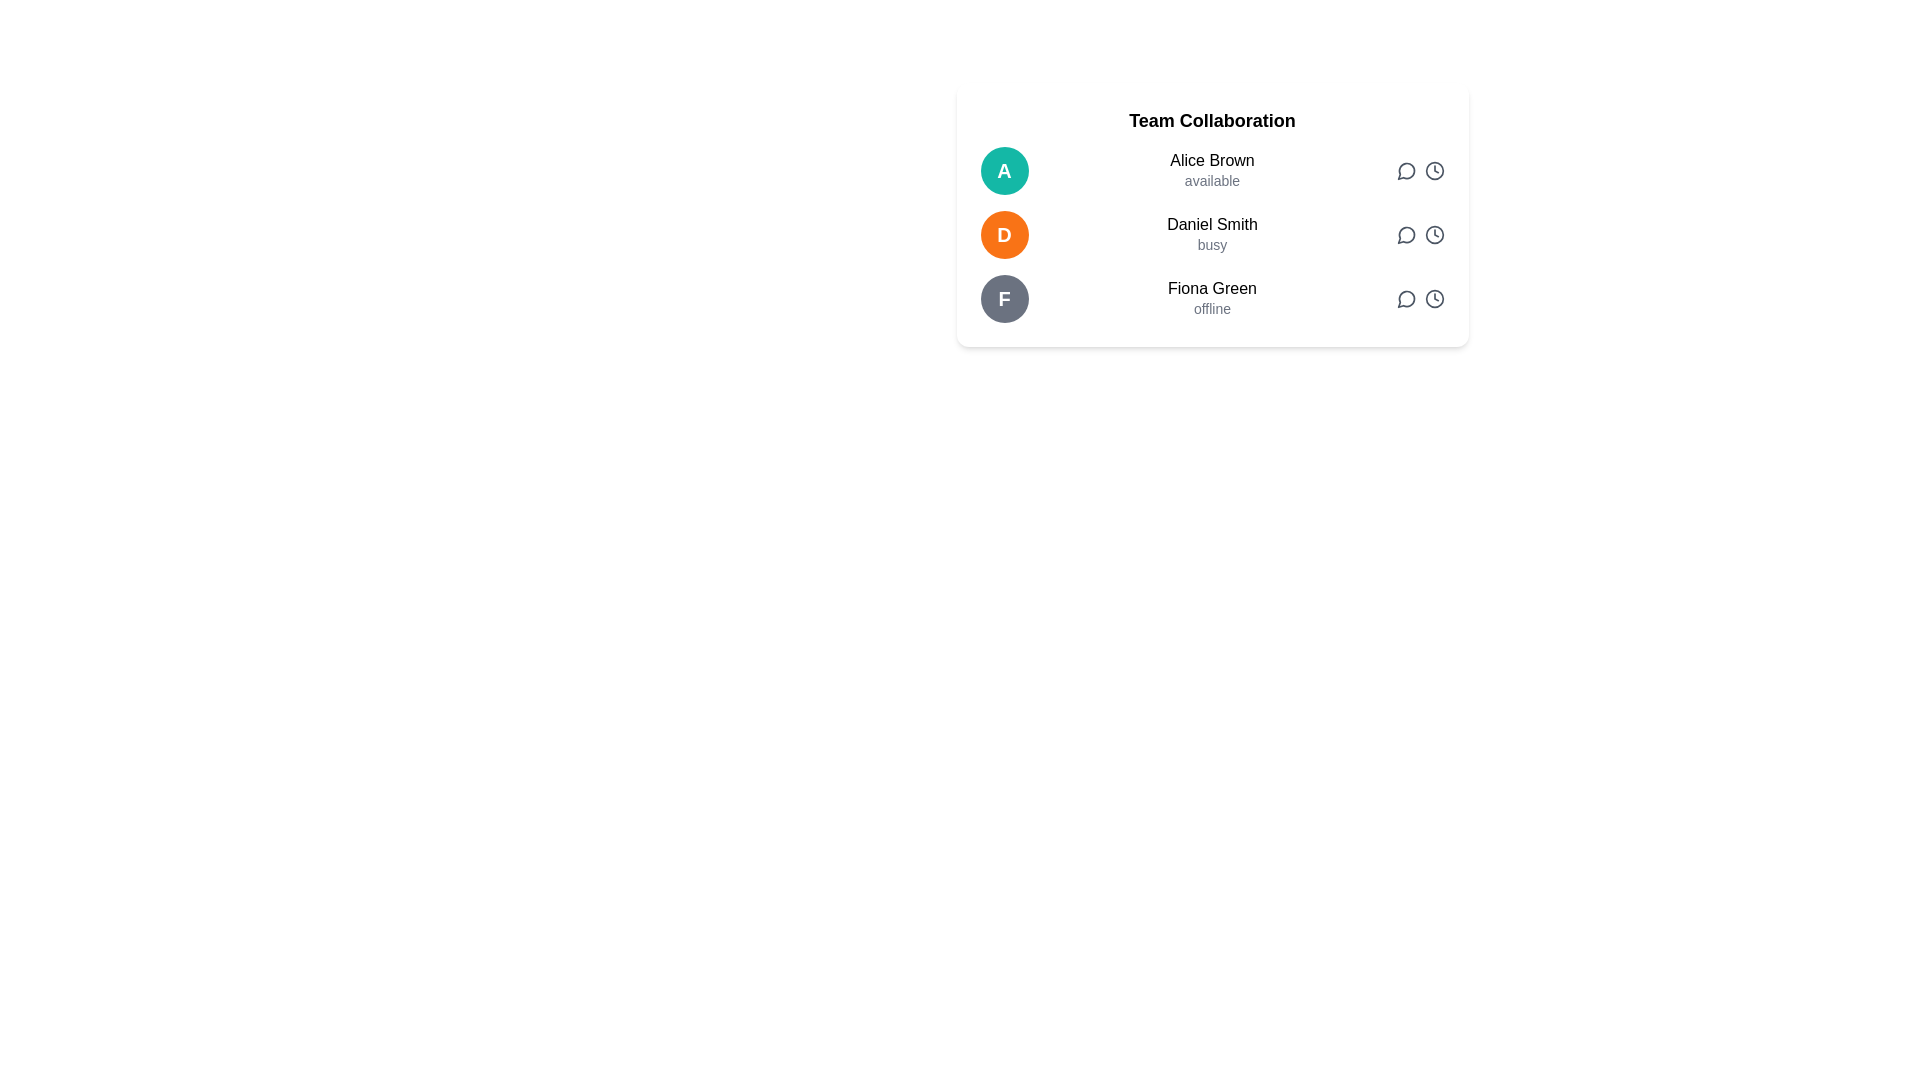 The width and height of the screenshot is (1920, 1080). What do you see at coordinates (1405, 299) in the screenshot?
I see `the circular speech bubble icon button located in the 'Team Collaboration' section, specifically for 'Fiona Green', to enable keyboard interaction` at bounding box center [1405, 299].